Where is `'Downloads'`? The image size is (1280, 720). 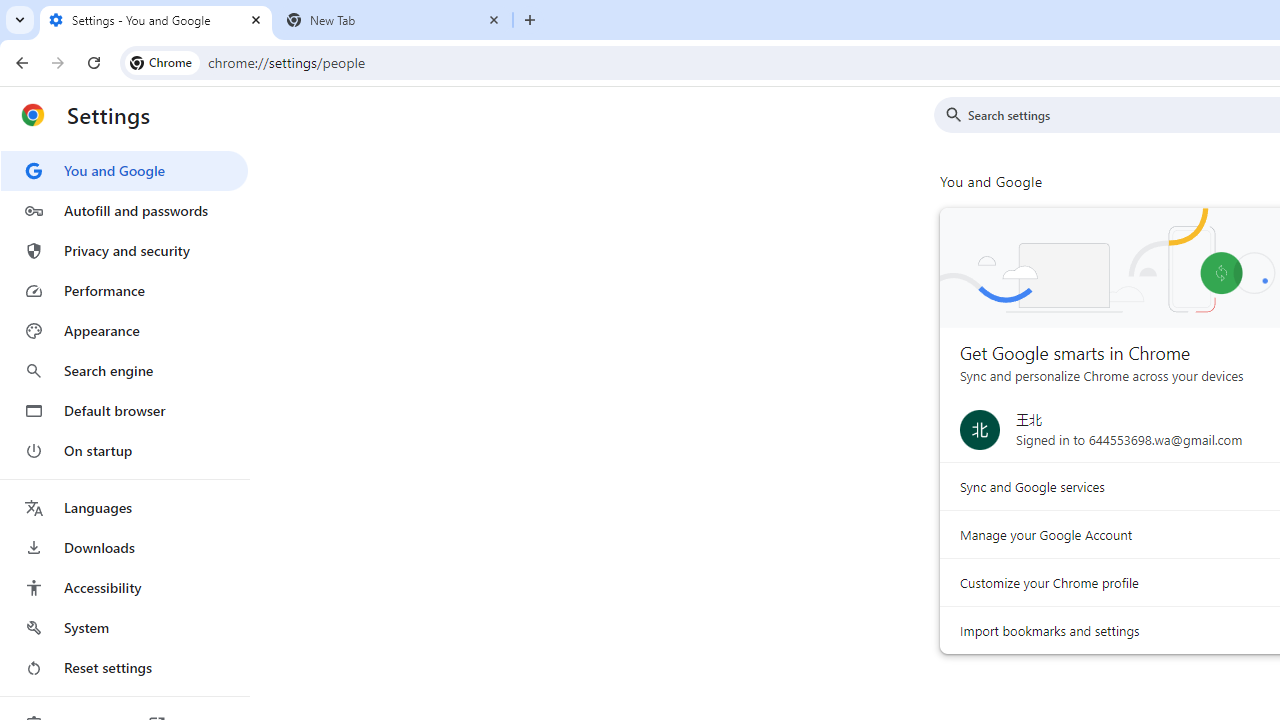
'Downloads' is located at coordinates (123, 547).